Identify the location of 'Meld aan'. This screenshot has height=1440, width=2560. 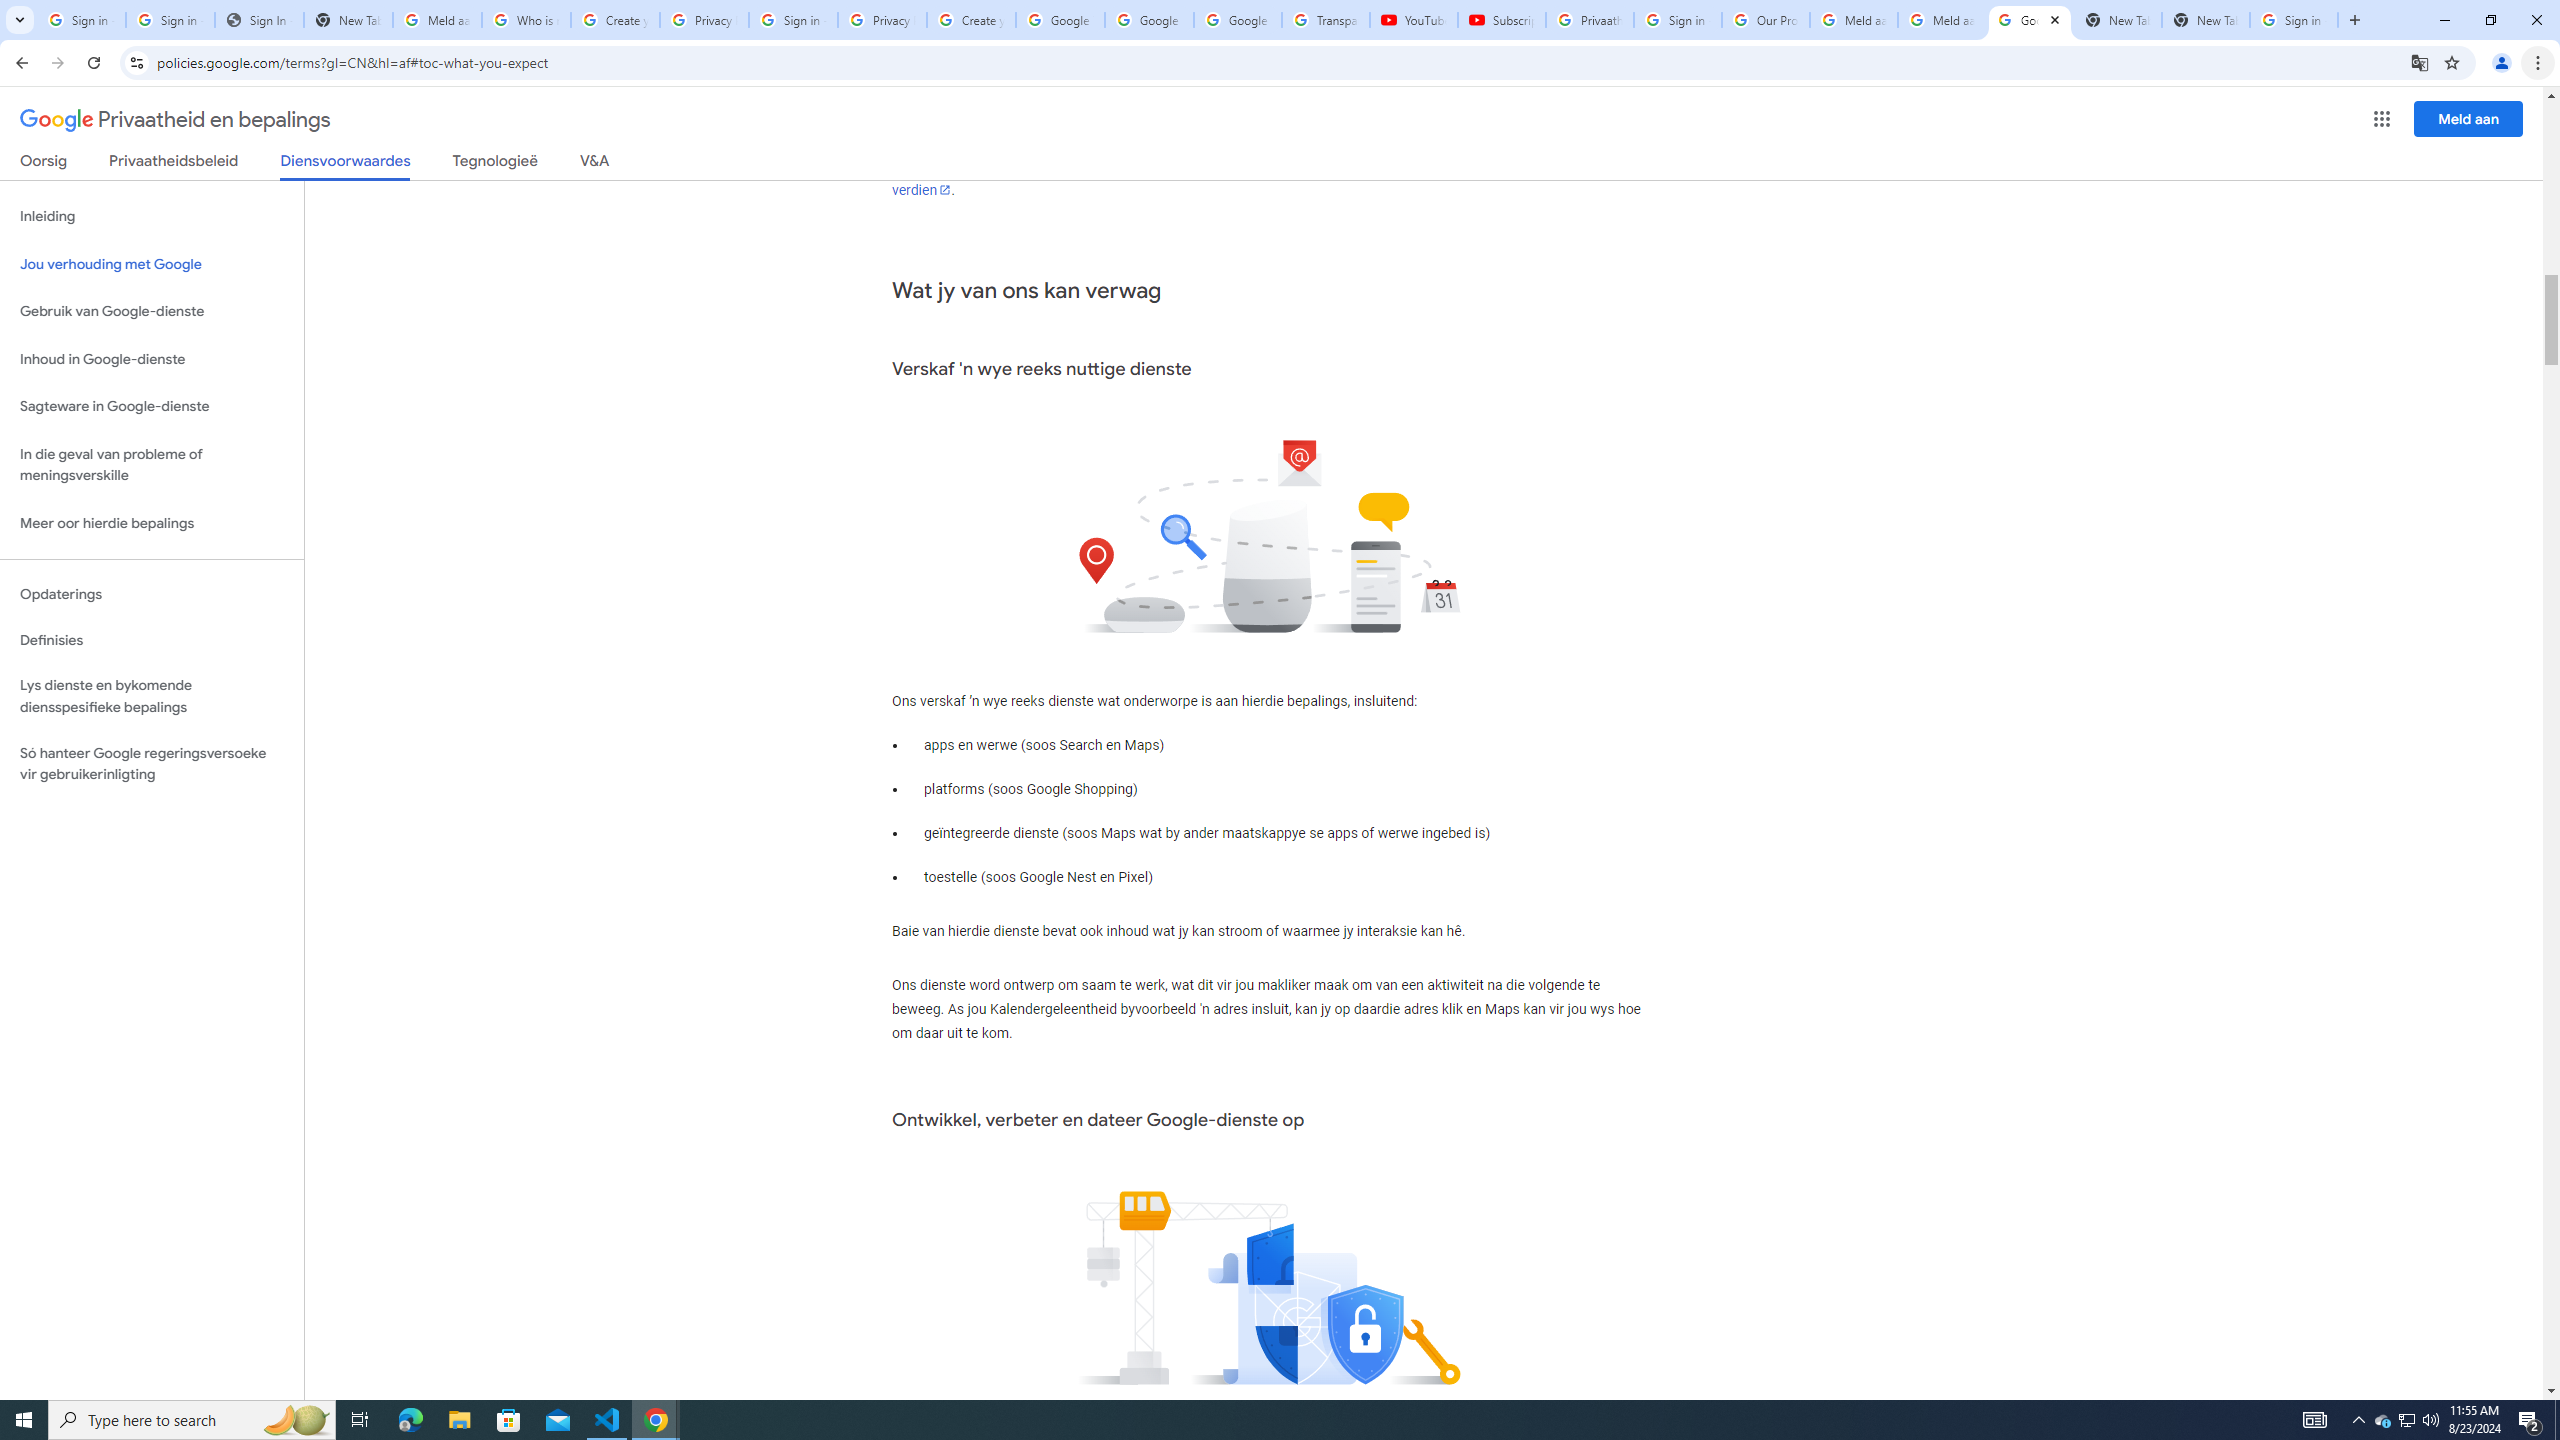
(2469, 118).